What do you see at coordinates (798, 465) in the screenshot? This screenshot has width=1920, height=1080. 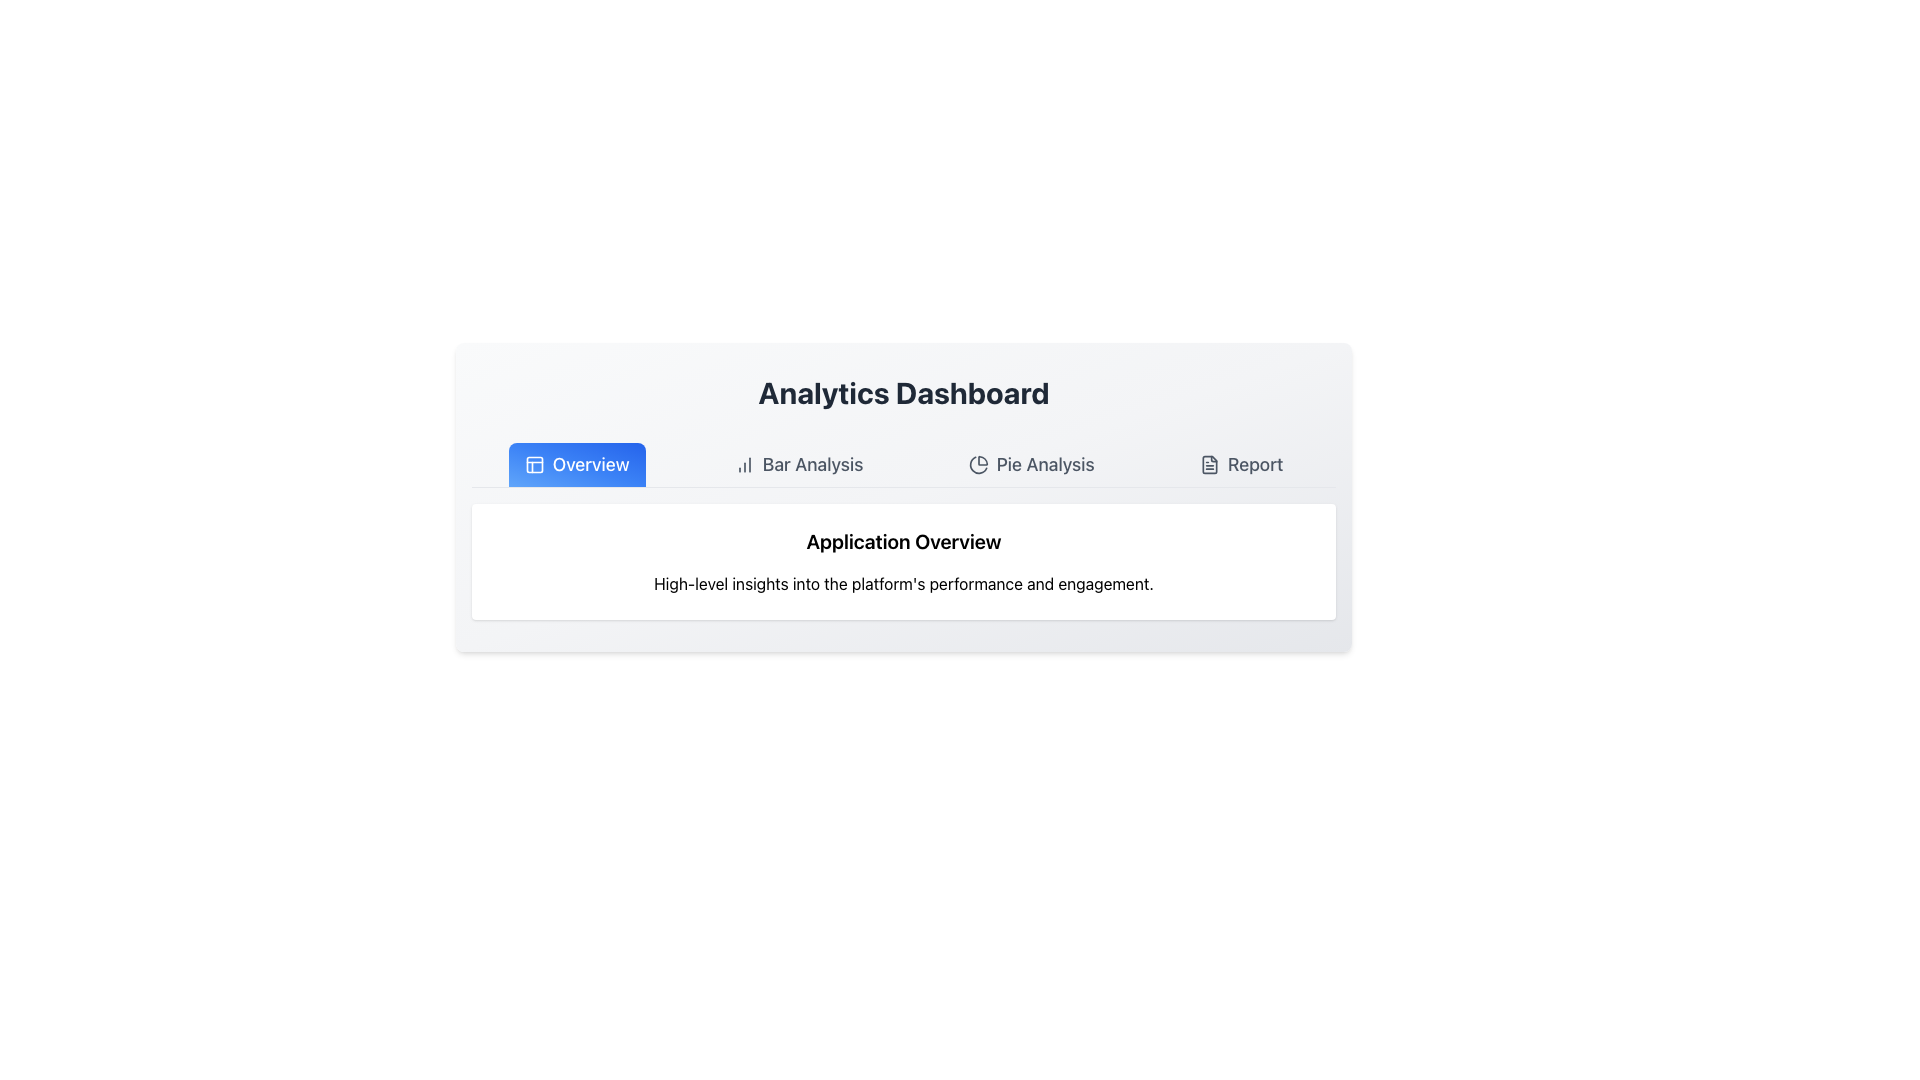 I see `the 'Bar Analysis' button in the horizontal navigation bar located under 'Analytics Dashboard'` at bounding box center [798, 465].